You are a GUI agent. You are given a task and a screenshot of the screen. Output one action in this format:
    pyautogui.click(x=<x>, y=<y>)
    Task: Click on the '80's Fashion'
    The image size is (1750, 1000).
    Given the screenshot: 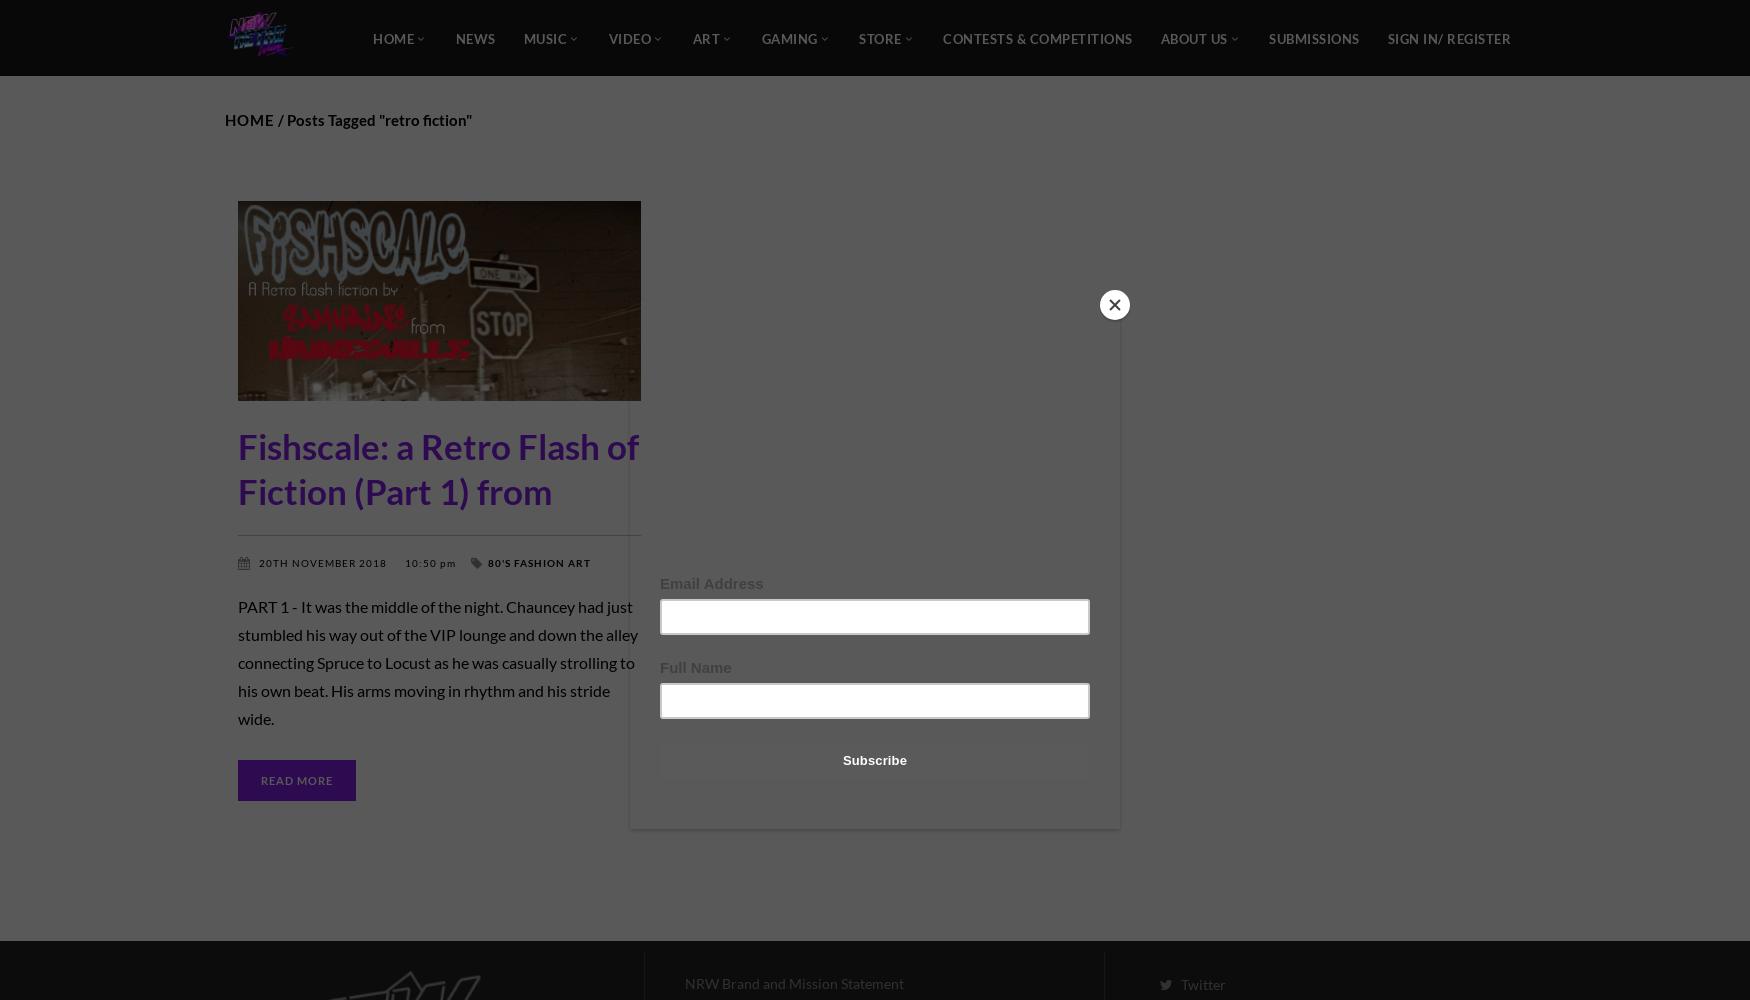 What is the action you would take?
    pyautogui.click(x=525, y=562)
    